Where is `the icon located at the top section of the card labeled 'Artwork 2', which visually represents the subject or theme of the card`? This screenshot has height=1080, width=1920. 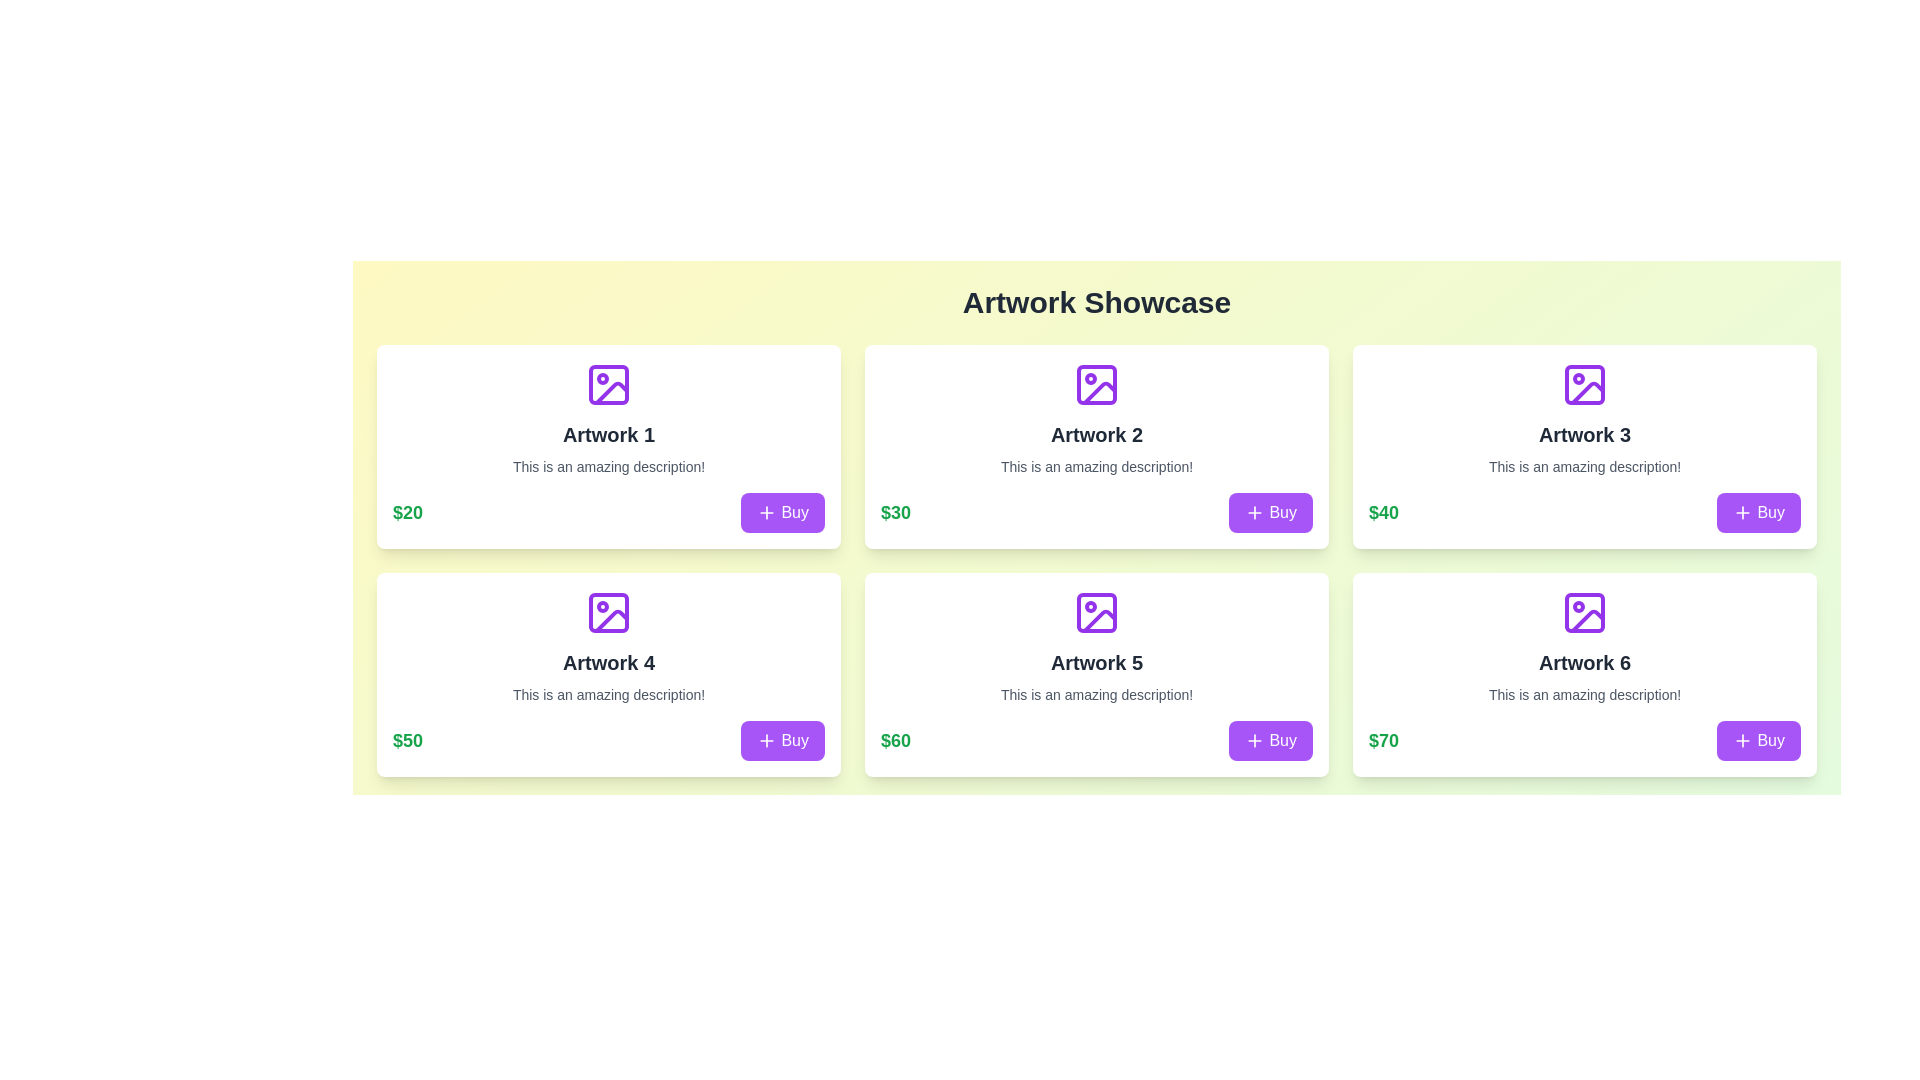 the icon located at the top section of the card labeled 'Artwork 2', which visually represents the subject or theme of the card is located at coordinates (1096, 385).